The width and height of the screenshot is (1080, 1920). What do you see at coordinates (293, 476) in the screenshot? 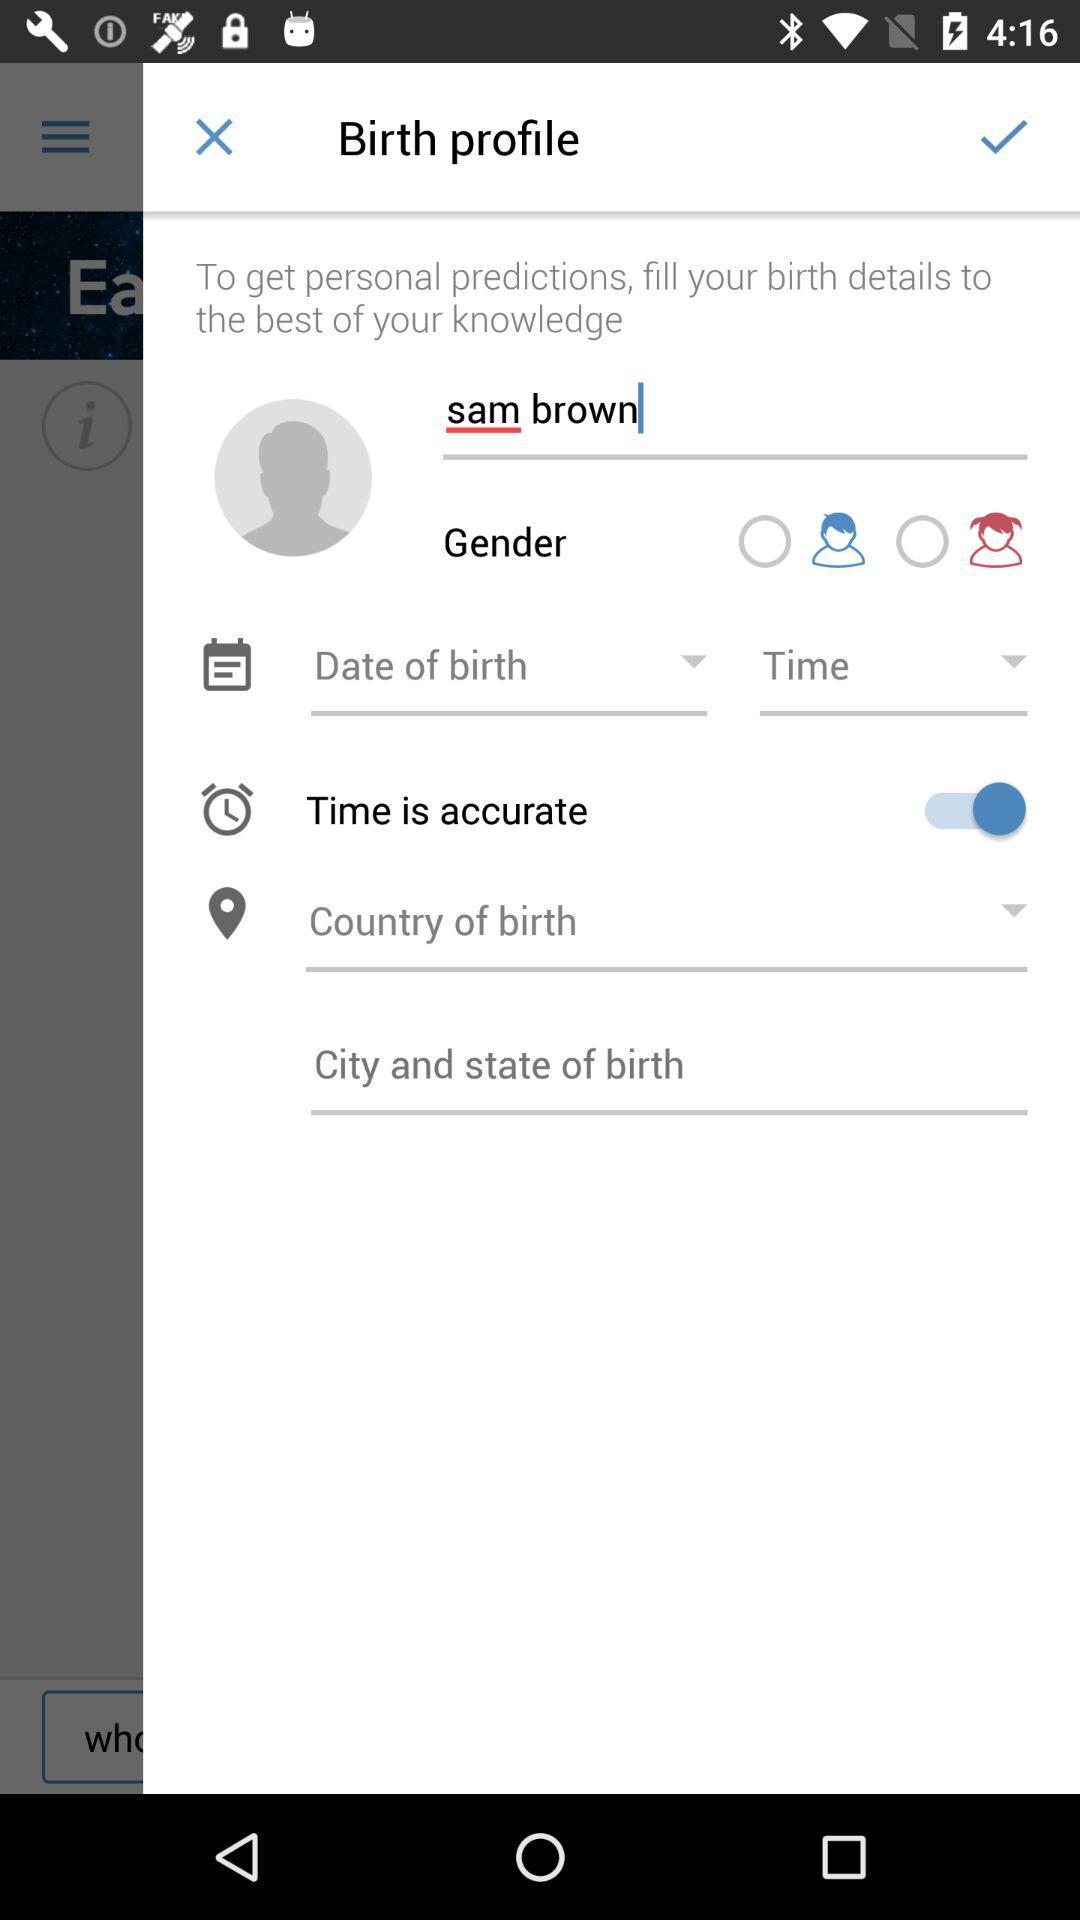
I see `item below the to get personal icon` at bounding box center [293, 476].